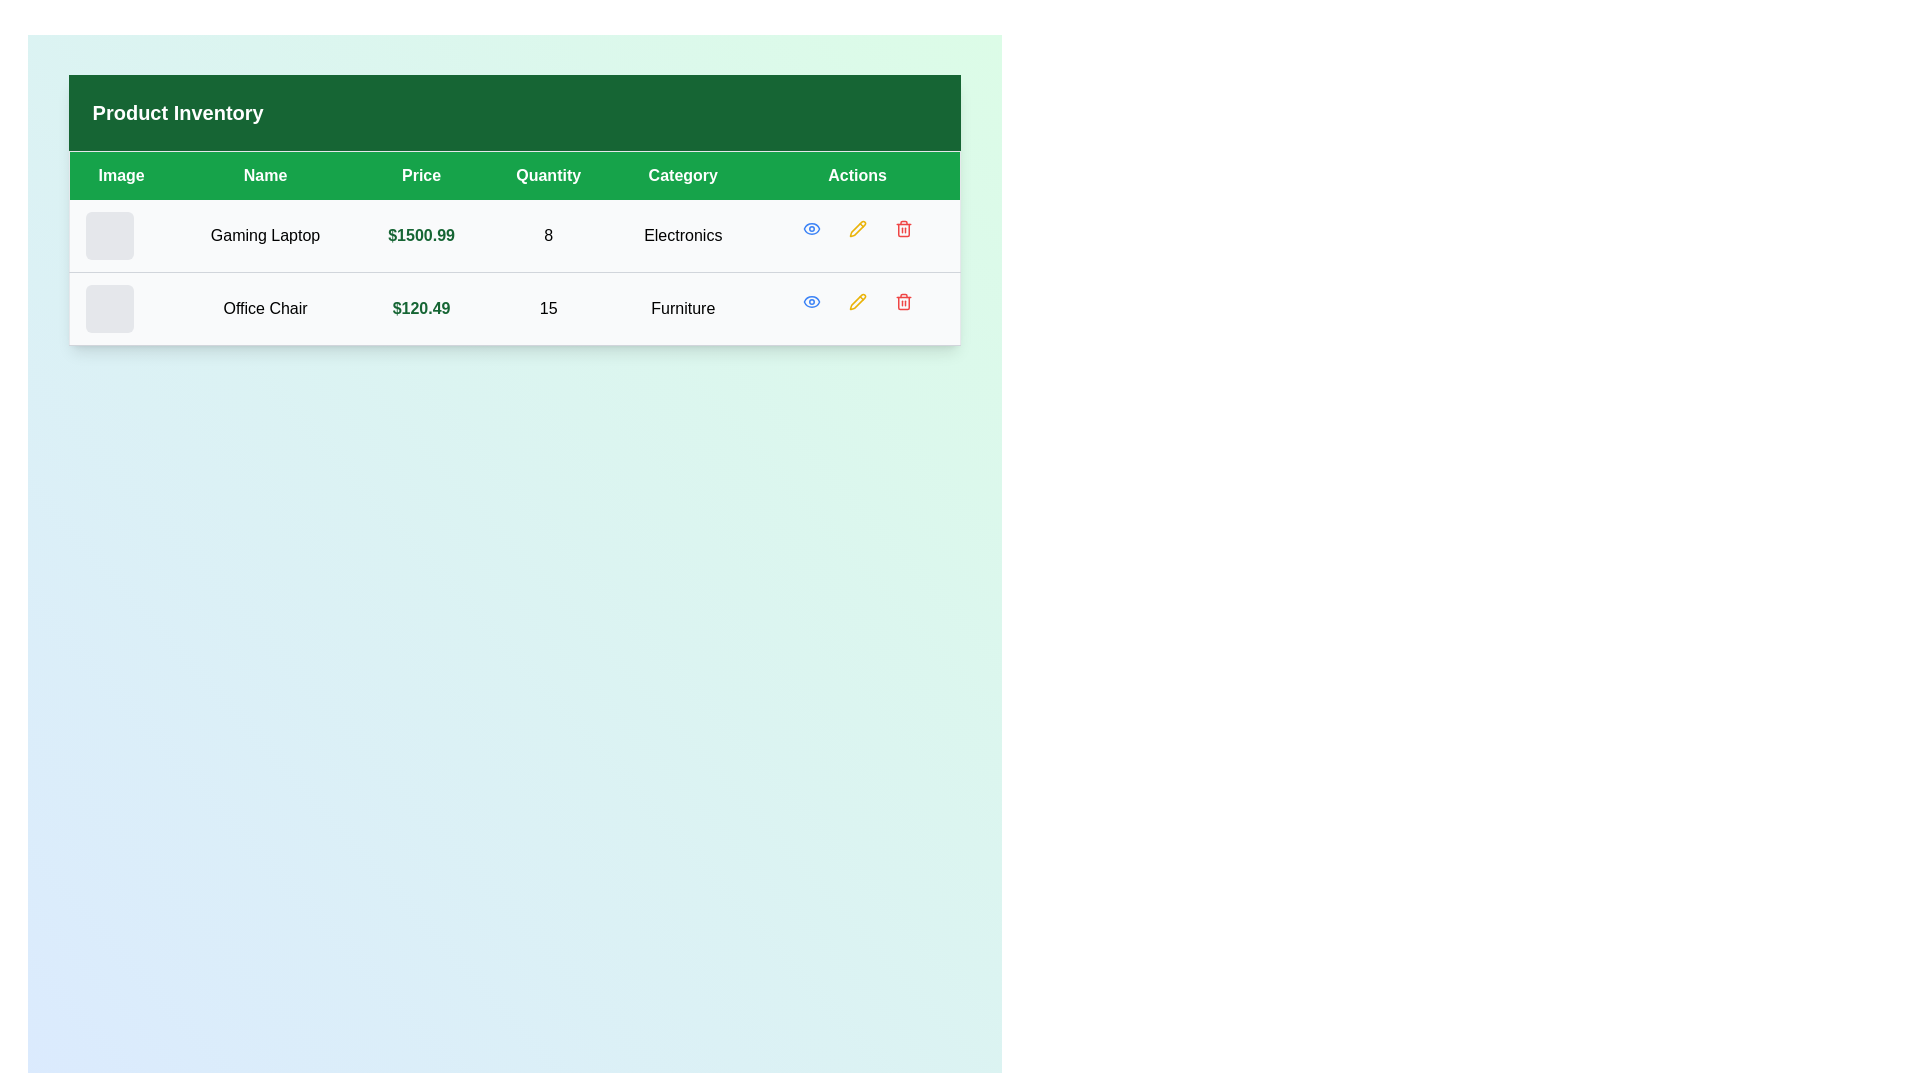 This screenshot has height=1080, width=1920. Describe the element at coordinates (264, 235) in the screenshot. I see `the TextDisplay element located in the second column of the first row of the data table under the 'Product Inventory' header` at that location.